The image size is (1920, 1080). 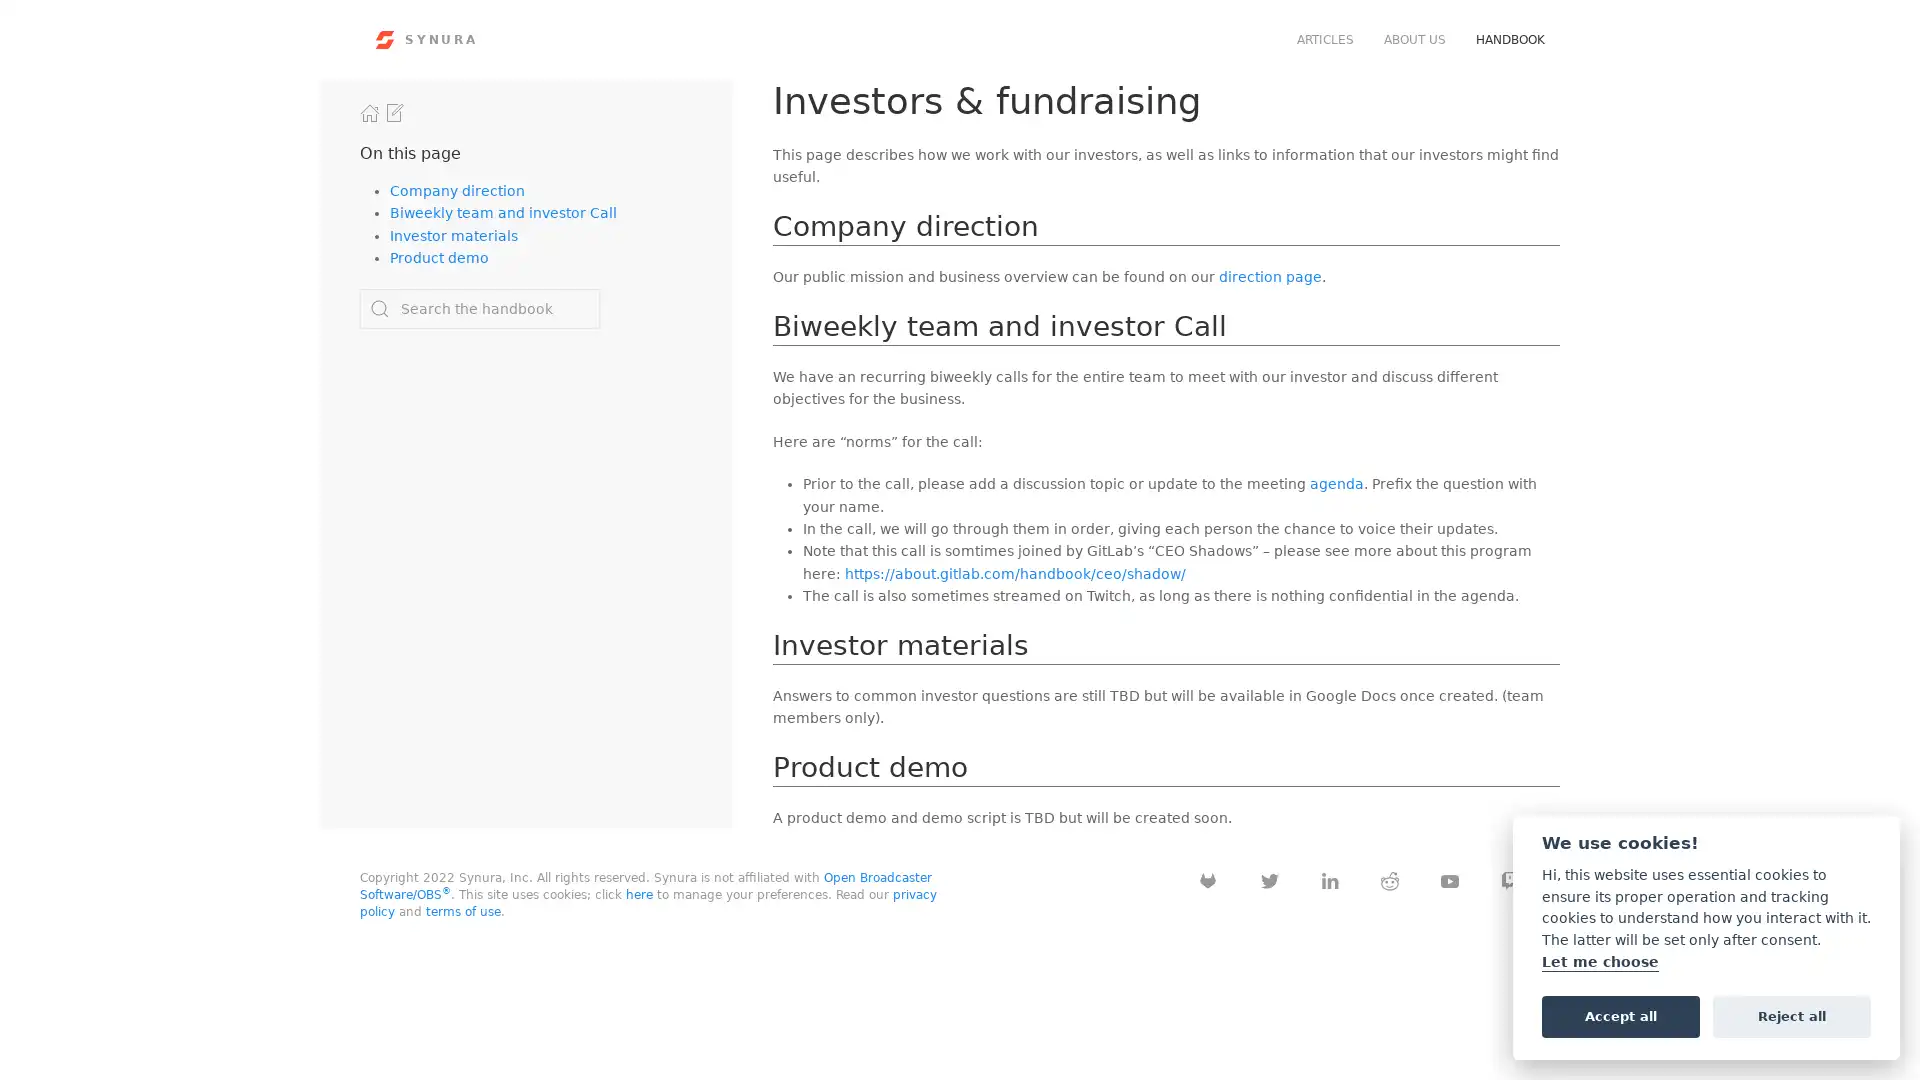 What do you see at coordinates (1620, 1015) in the screenshot?
I see `Accept all` at bounding box center [1620, 1015].